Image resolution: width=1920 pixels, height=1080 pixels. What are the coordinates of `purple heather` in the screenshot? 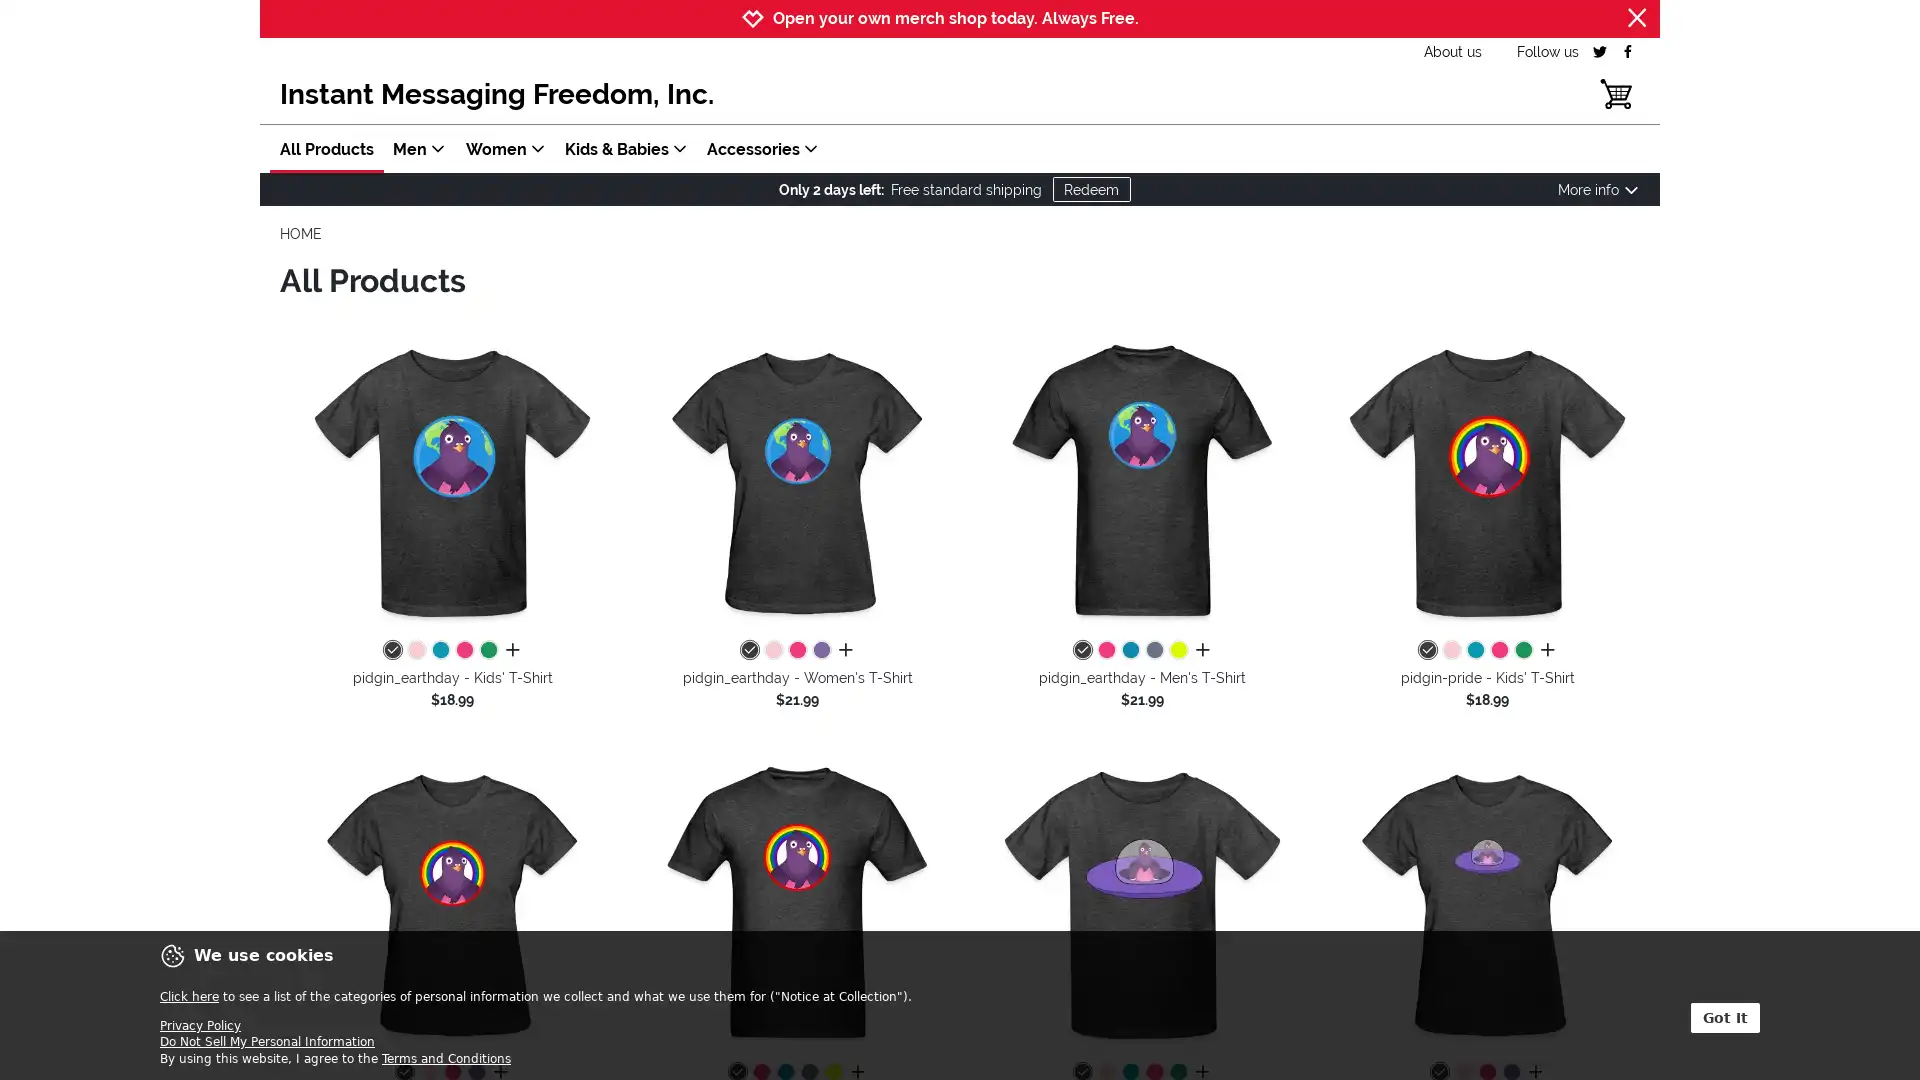 It's located at (820, 651).